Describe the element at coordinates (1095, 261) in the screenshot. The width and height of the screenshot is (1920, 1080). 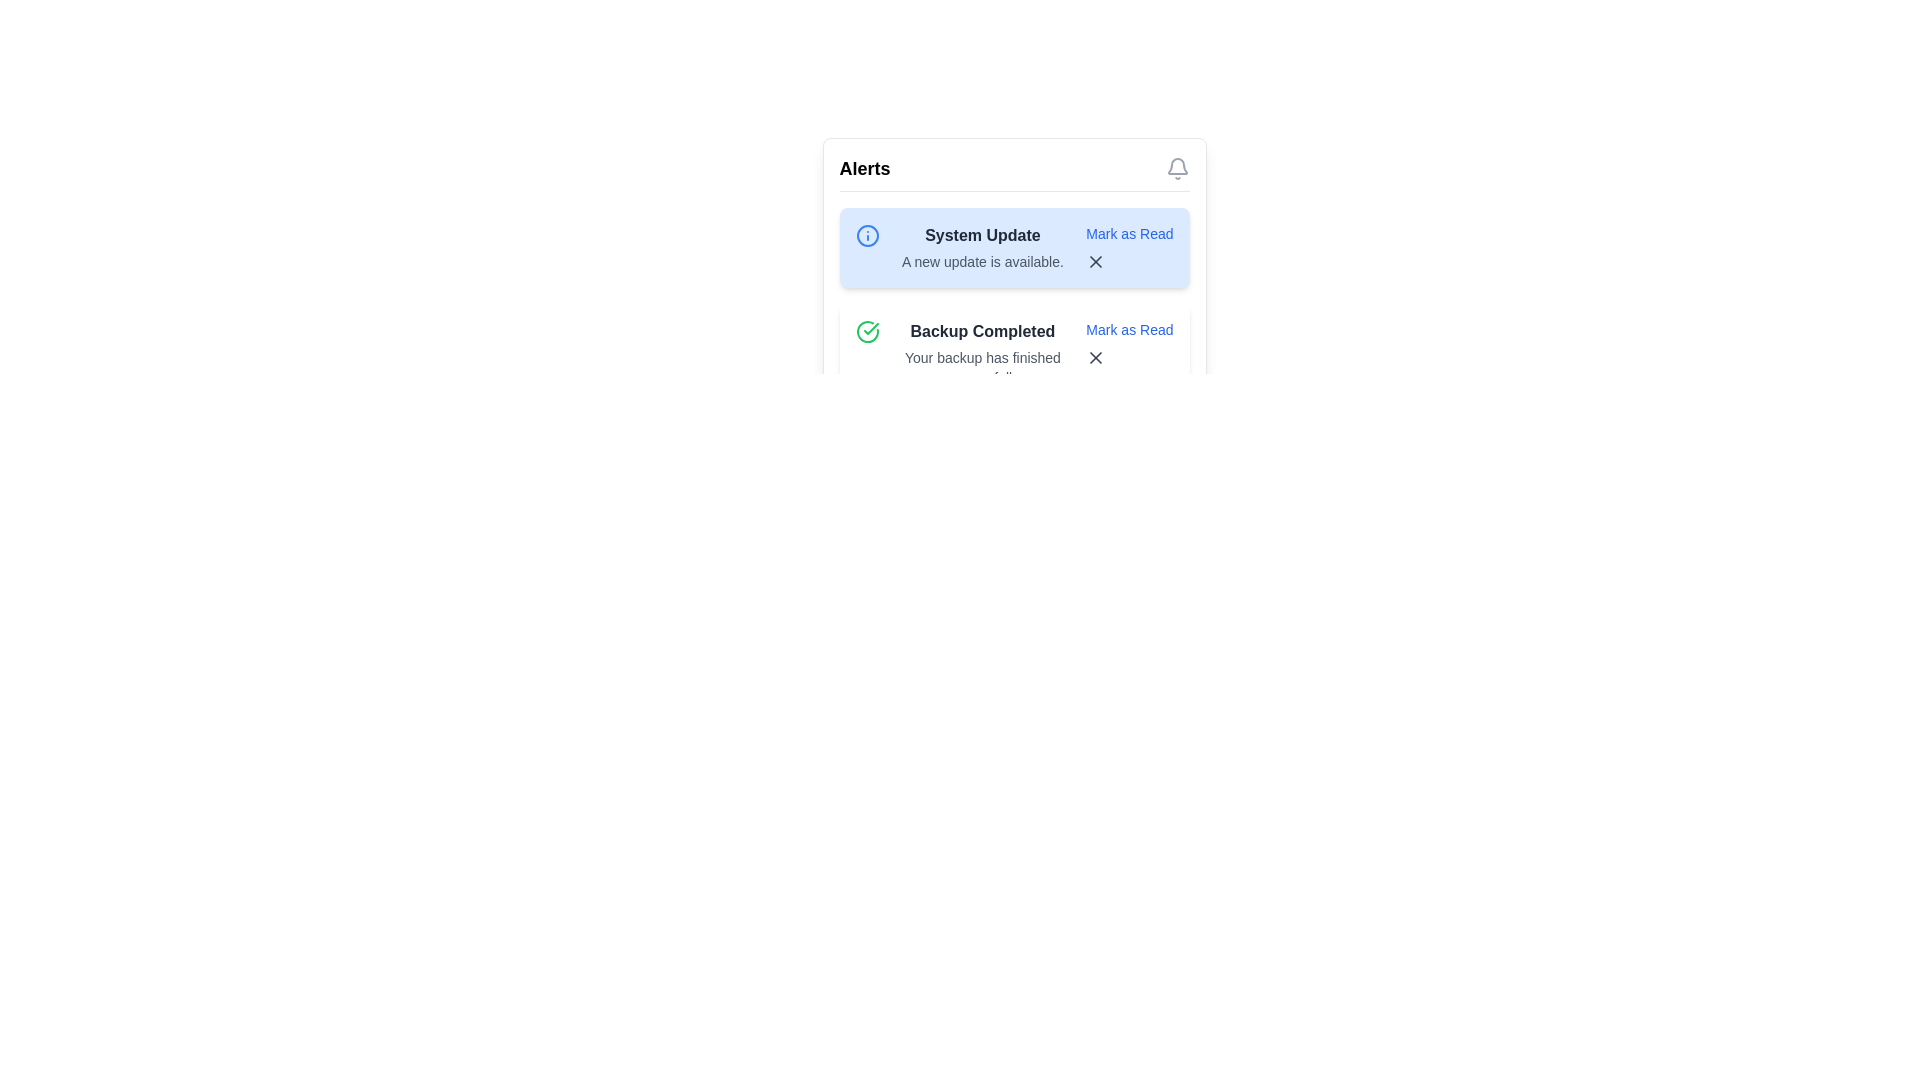
I see `the close icon button located in the top-right corner of the first blue alert entry` at that location.